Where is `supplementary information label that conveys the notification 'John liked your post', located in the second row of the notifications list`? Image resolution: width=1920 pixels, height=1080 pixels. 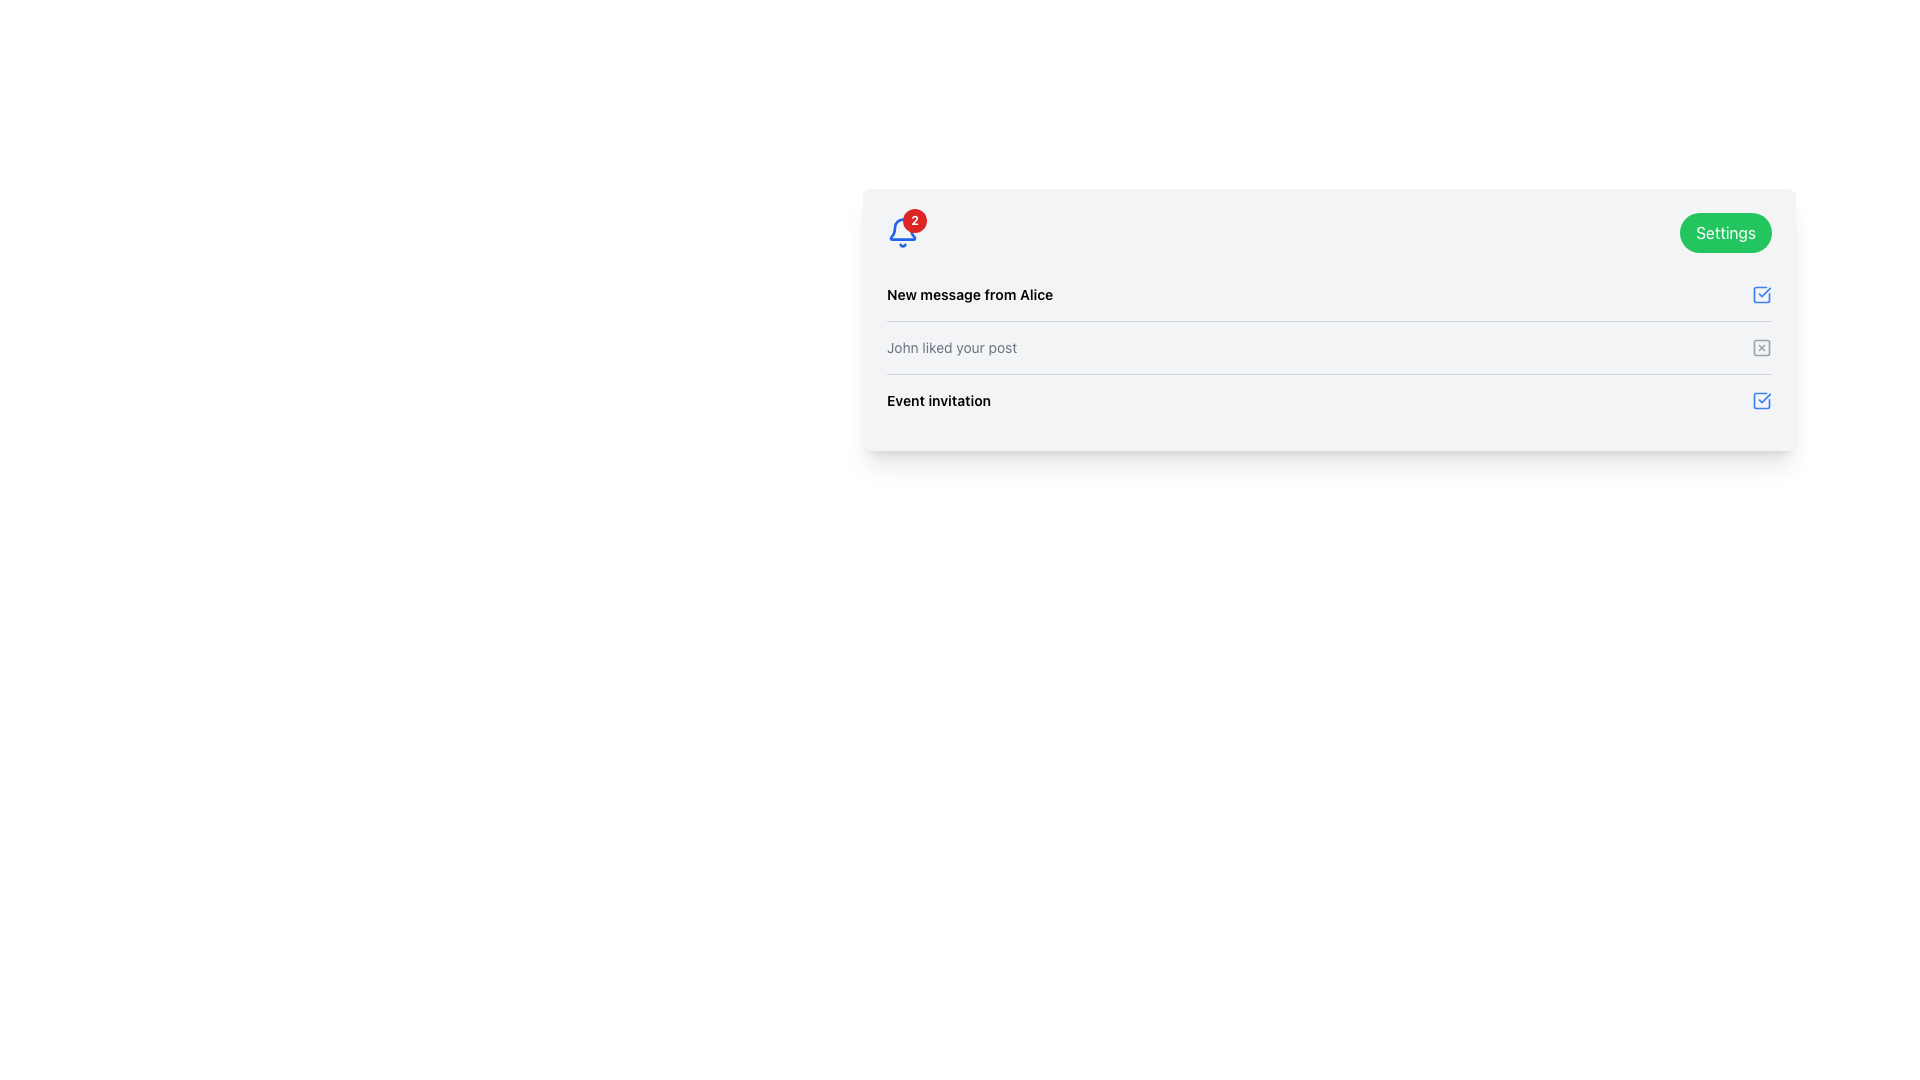
supplementary information label that conveys the notification 'John liked your post', located in the second row of the notifications list is located at coordinates (951, 346).